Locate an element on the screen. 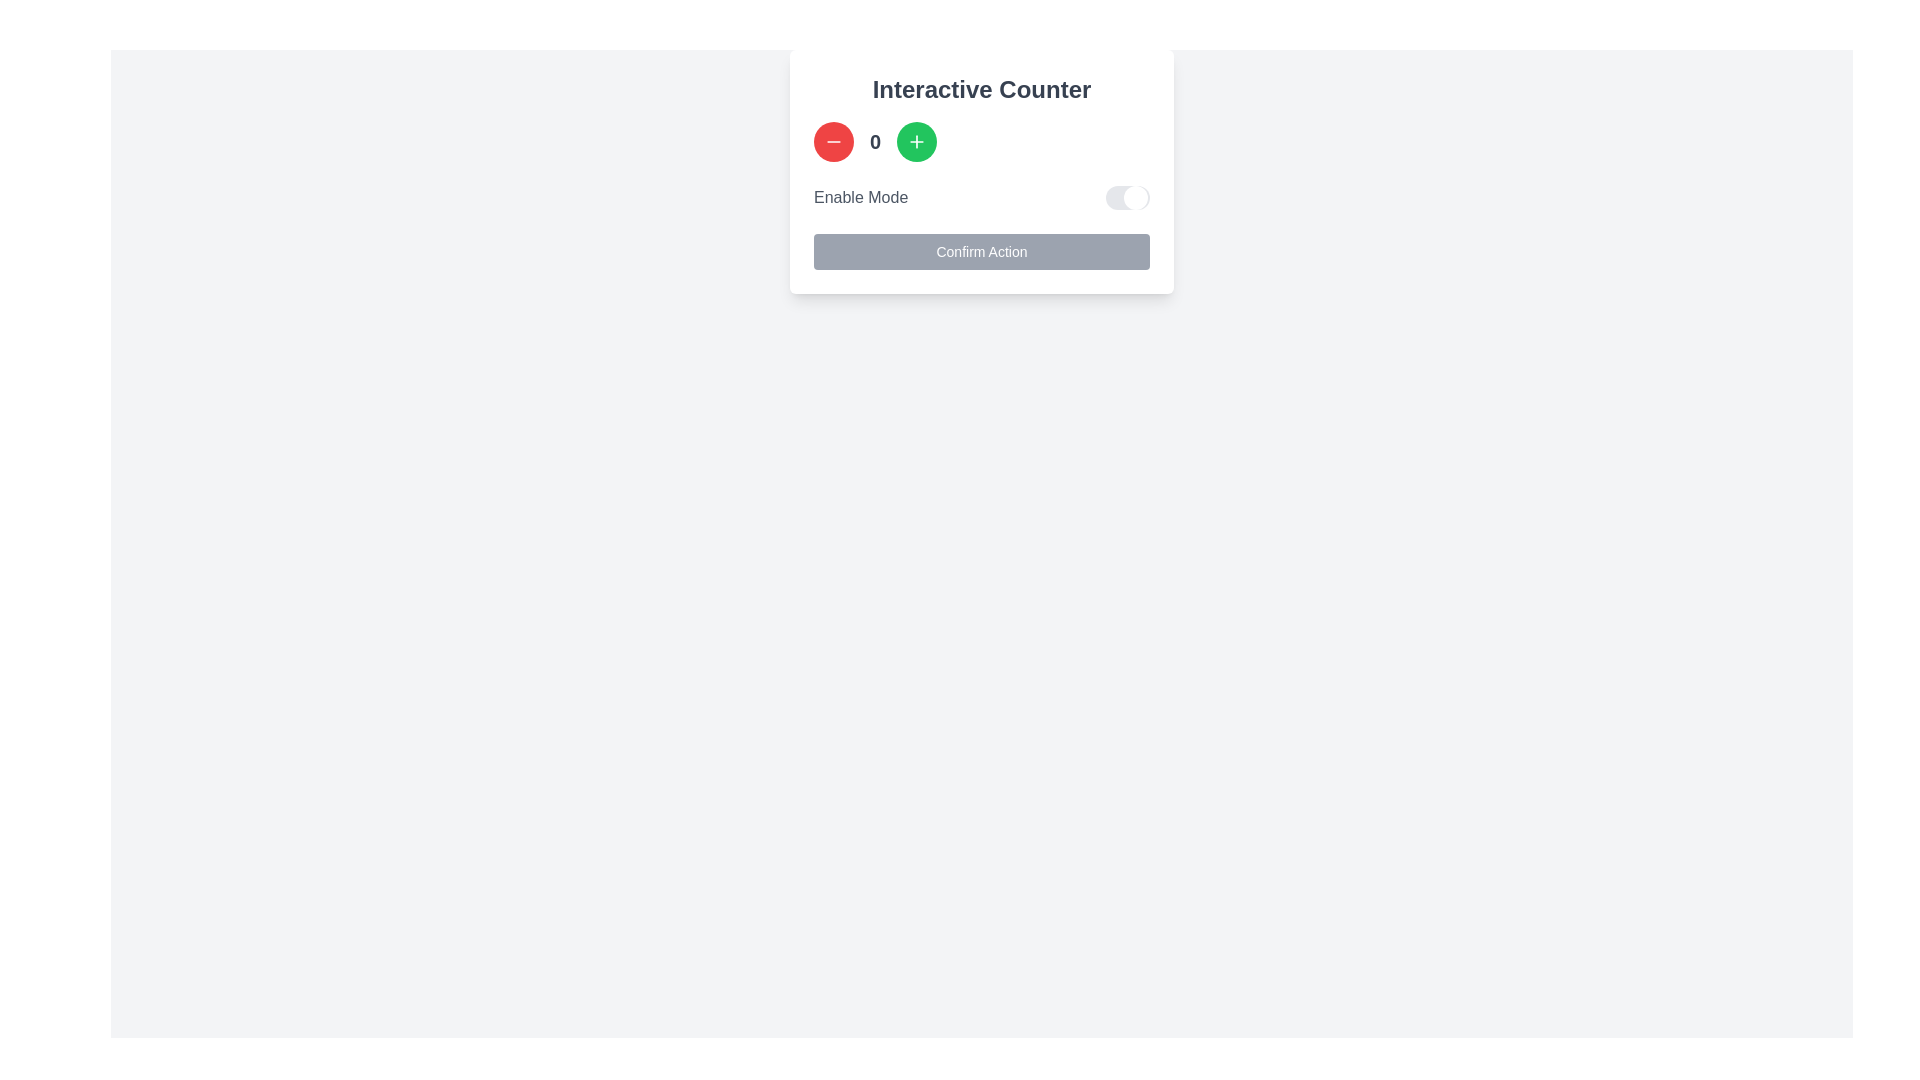 This screenshot has width=1920, height=1080. the red circular button with a white minus sign located in the 'Interactive Counter' card is located at coordinates (834, 141).